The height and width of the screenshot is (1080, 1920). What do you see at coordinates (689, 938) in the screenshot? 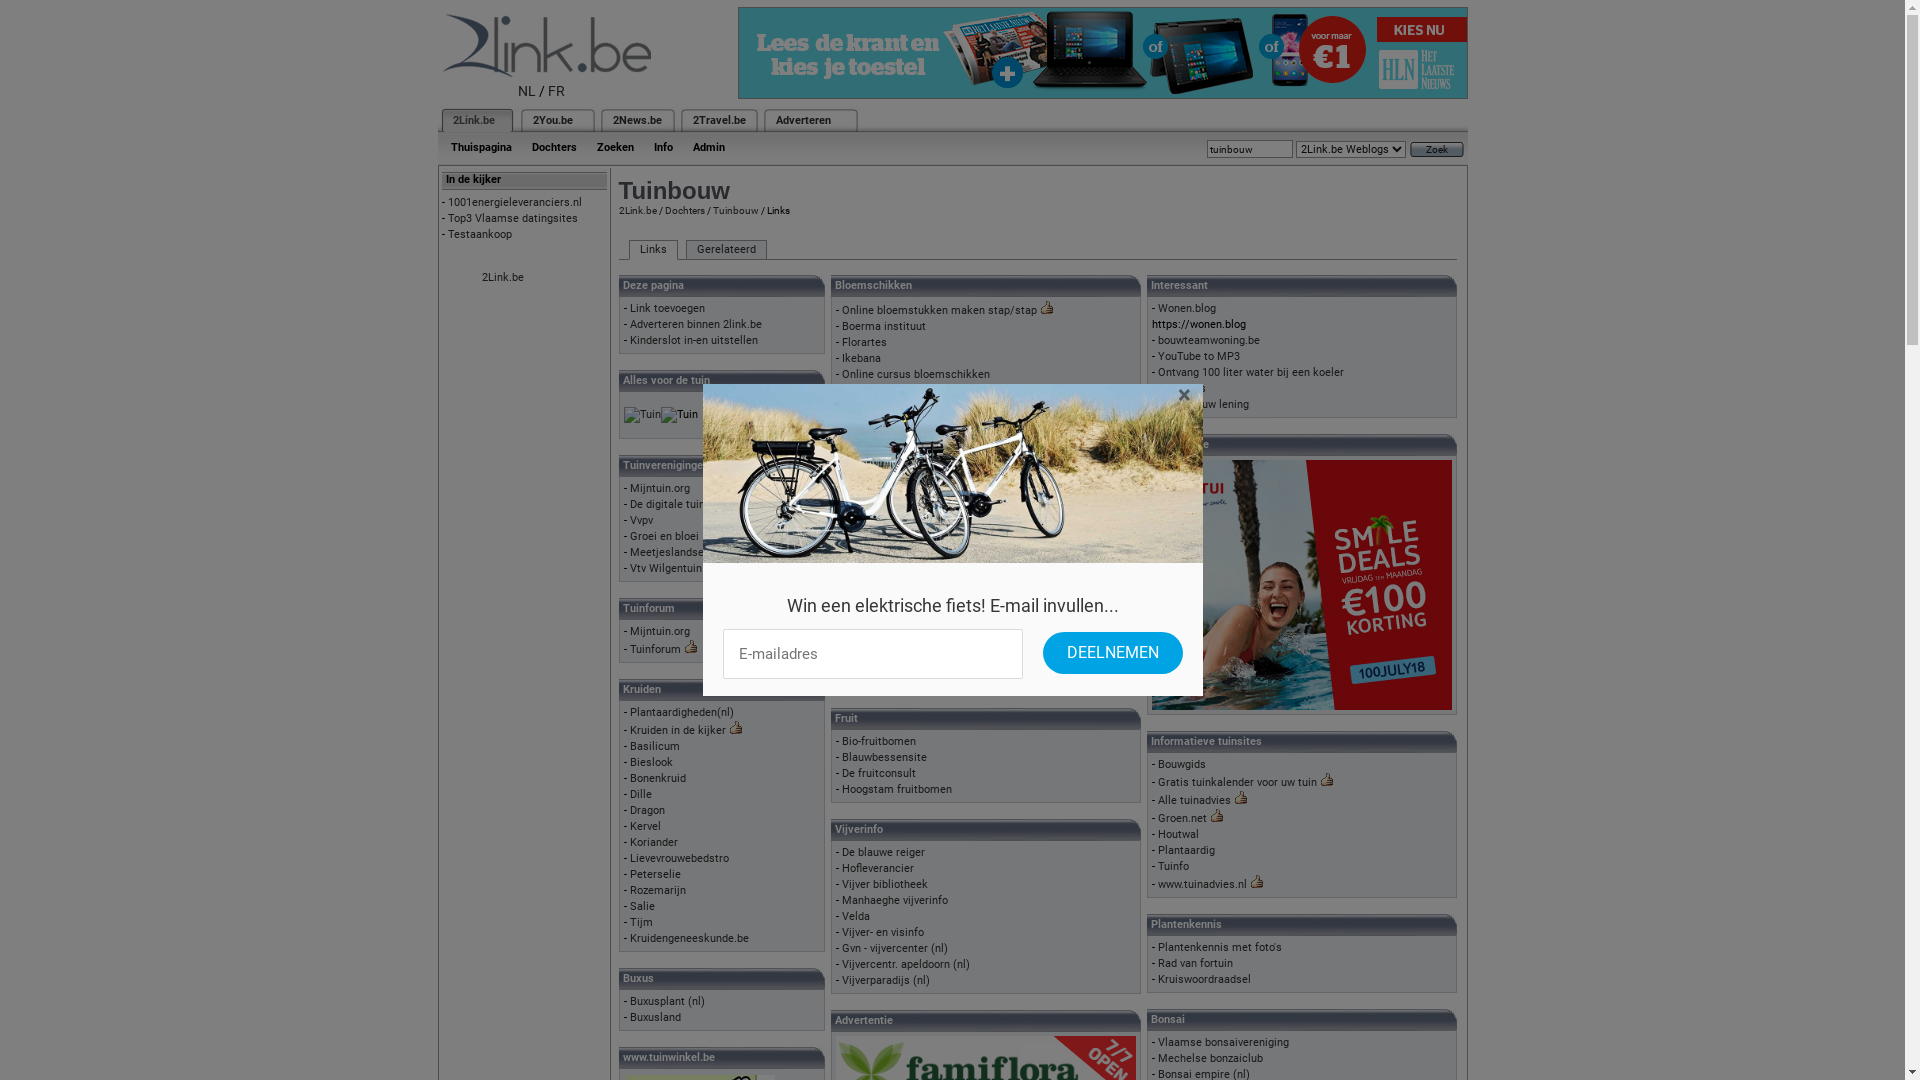
I see `'Kruidengeneeskunde.be'` at bounding box center [689, 938].